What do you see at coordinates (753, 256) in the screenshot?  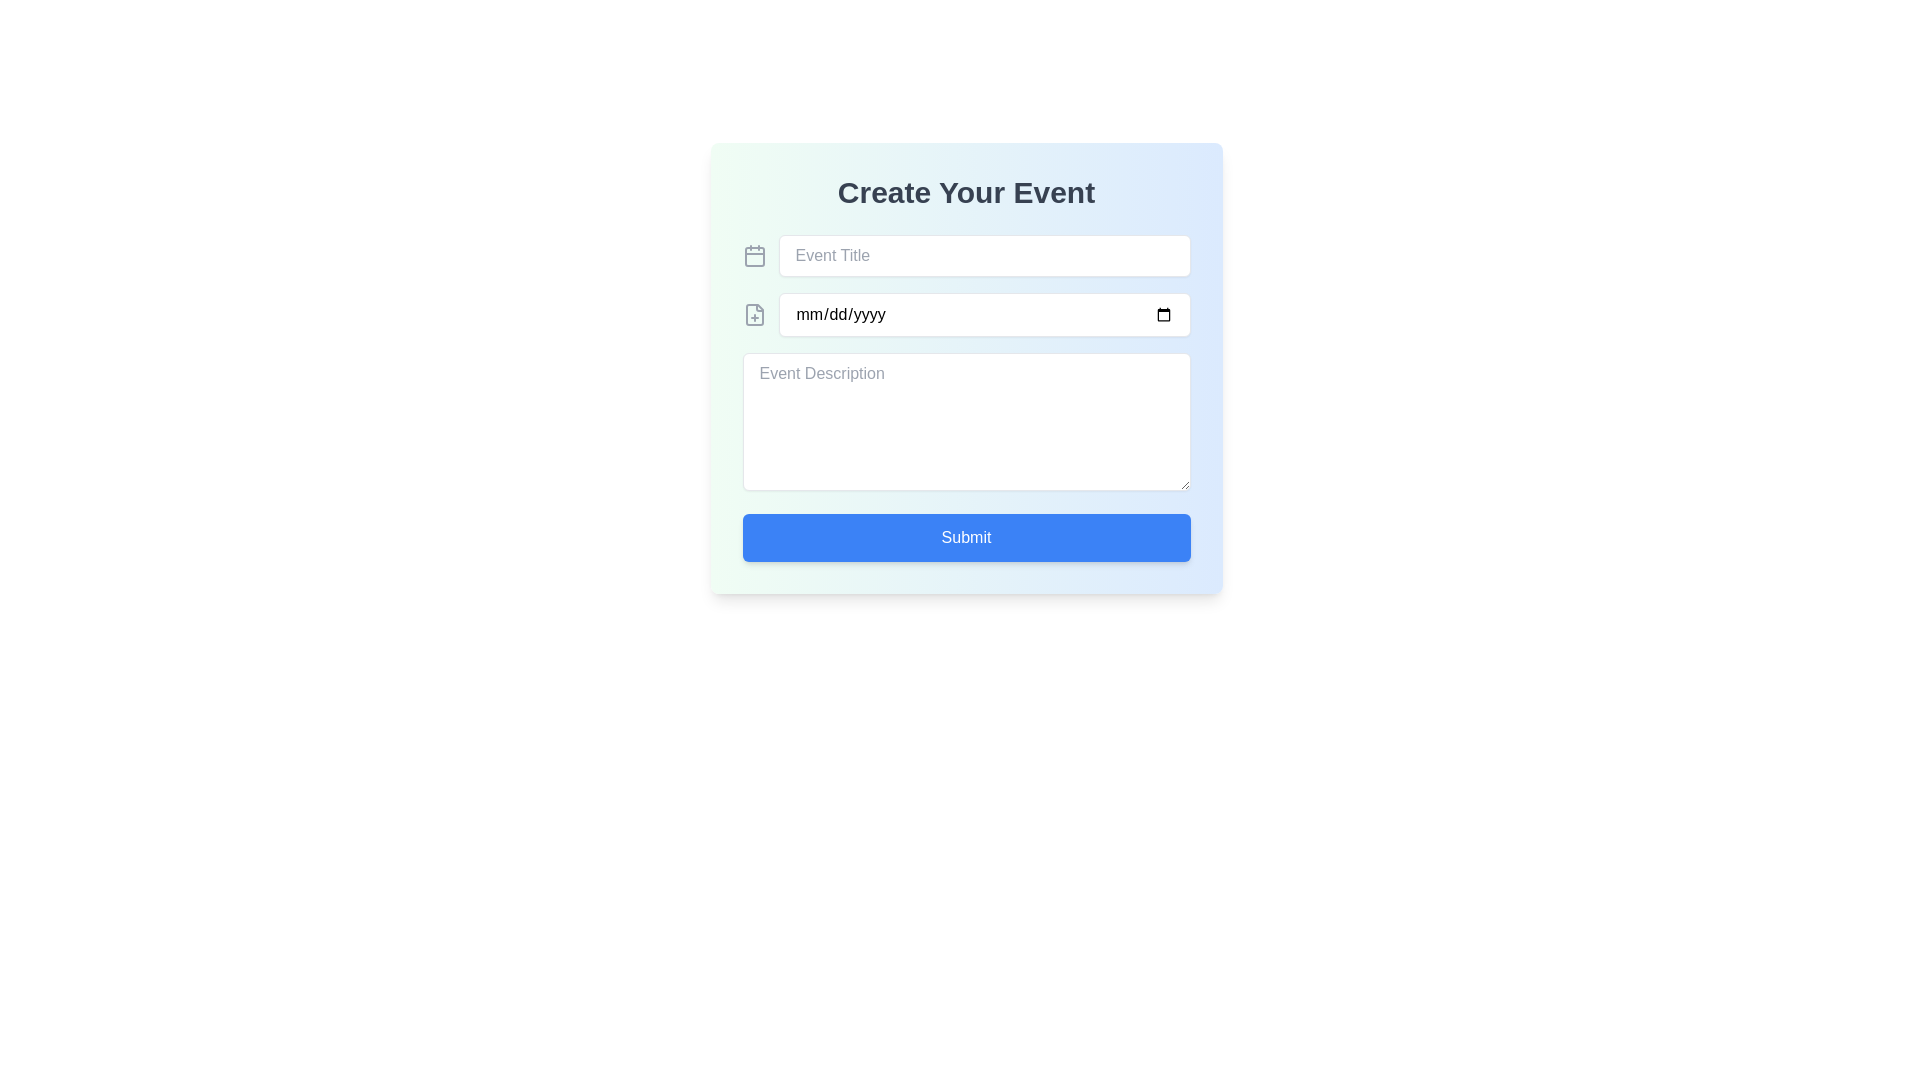 I see `the small rectangle with rounded corners inside the calendar icon in the 'Create Your Event' section, located adjacent to the 'Event Title' input field` at bounding box center [753, 256].